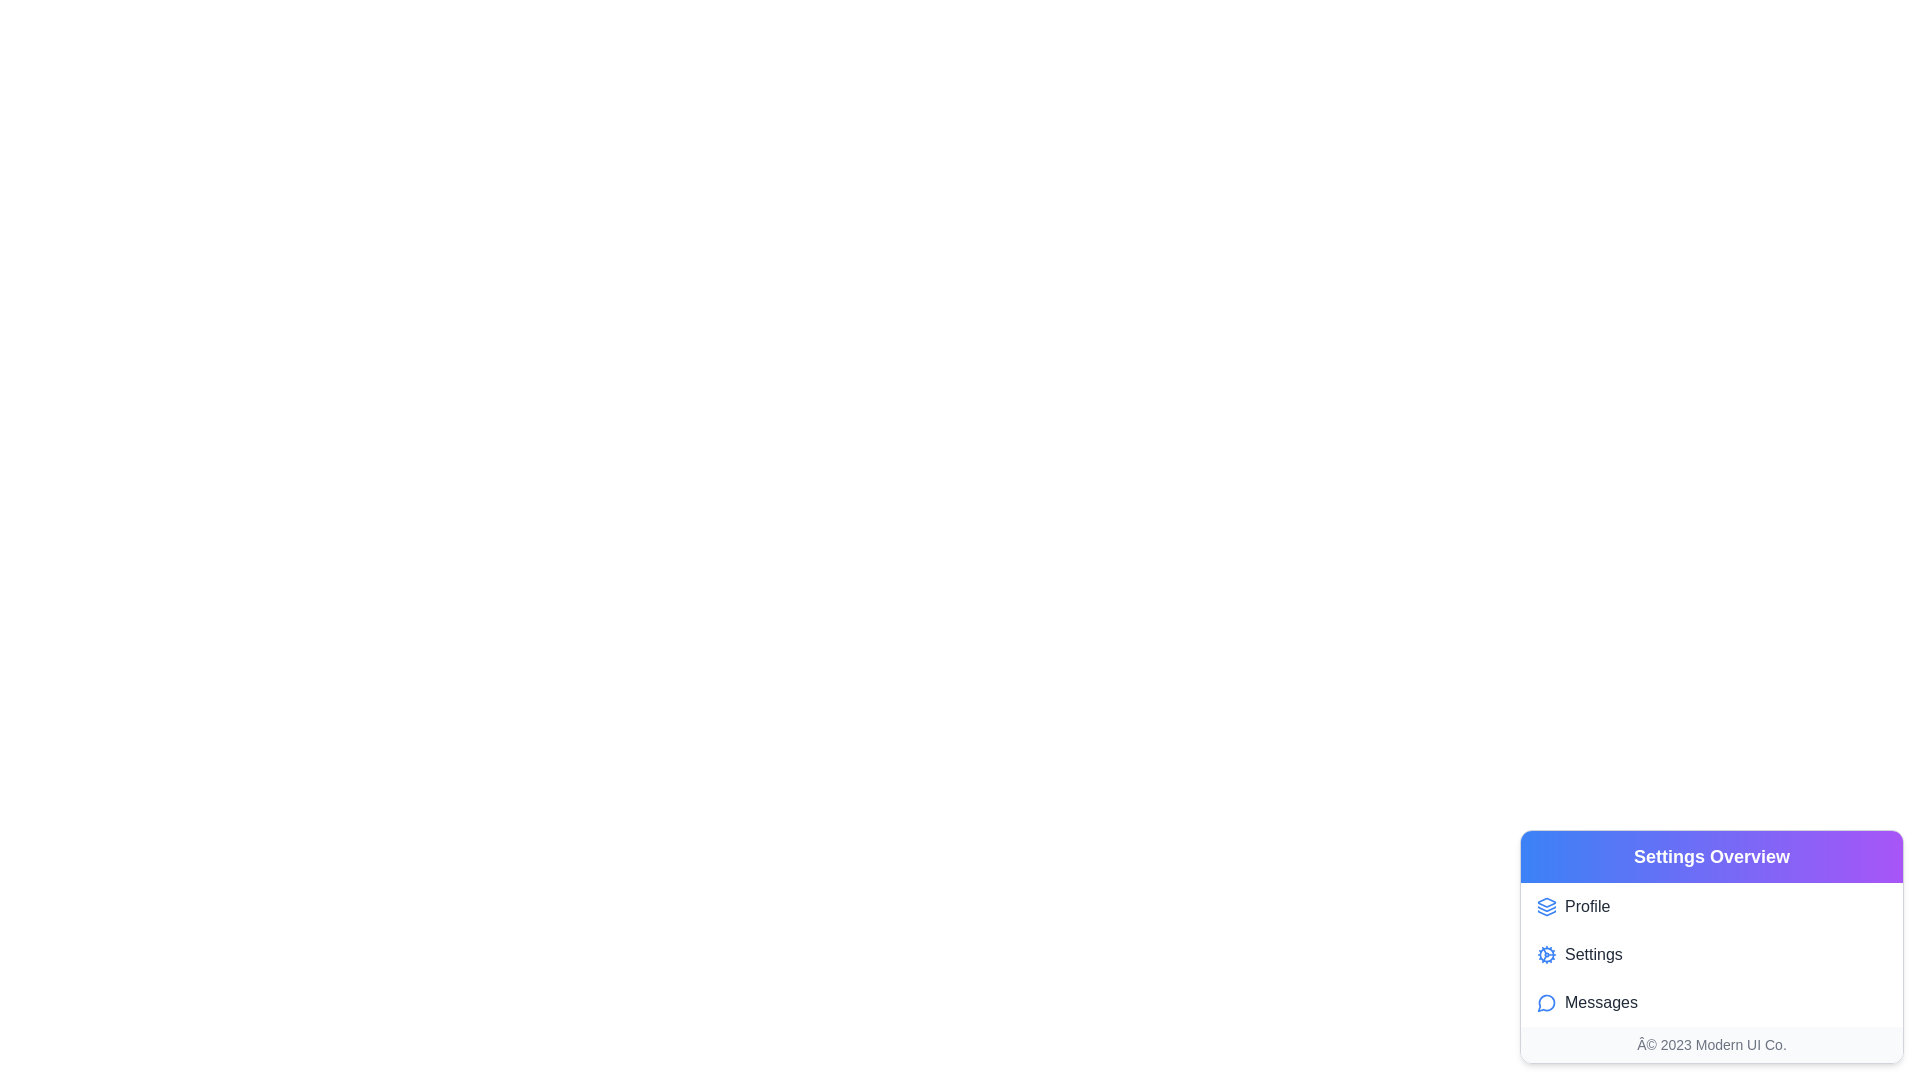 The image size is (1920, 1080). I want to click on the 'Profile' icon located to the left of the 'Profile' text in the 'Settings Overview' menu list, so click(1545, 906).